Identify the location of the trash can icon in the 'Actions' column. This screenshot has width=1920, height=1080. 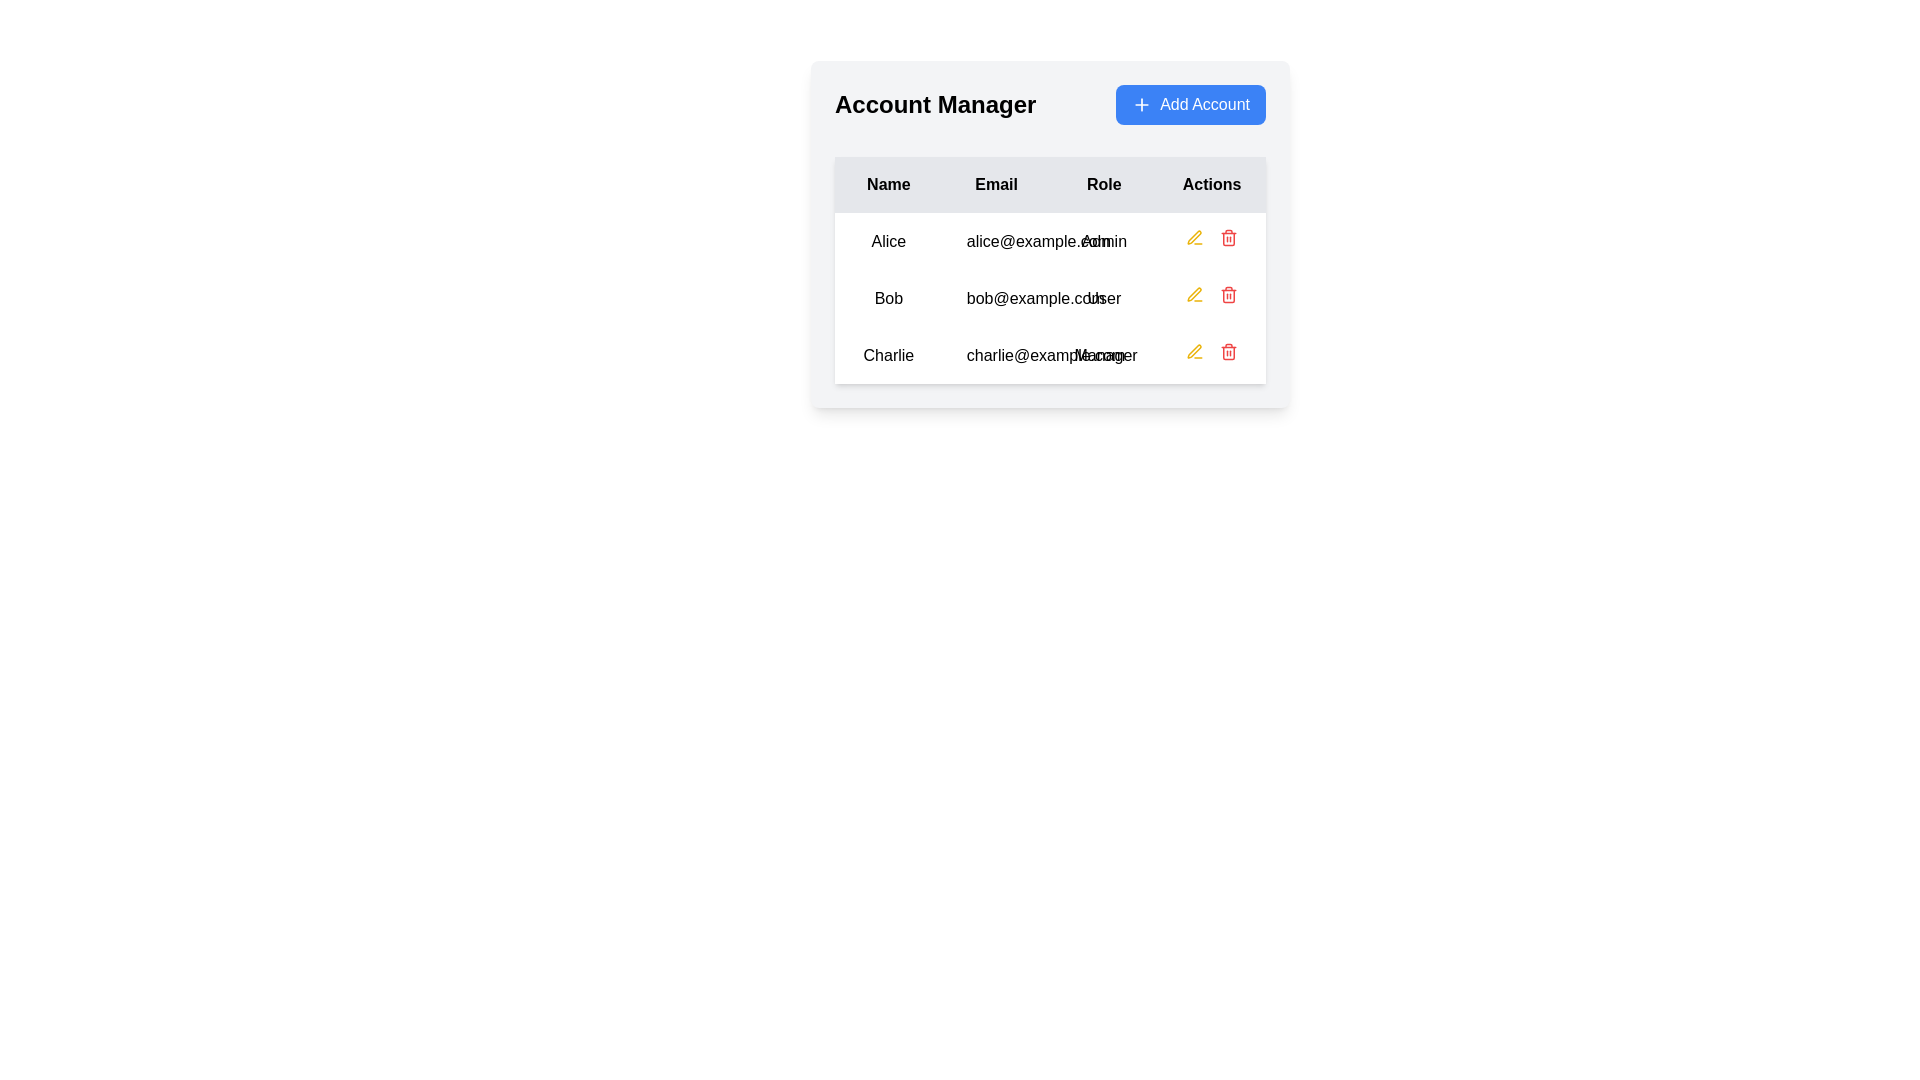
(1227, 294).